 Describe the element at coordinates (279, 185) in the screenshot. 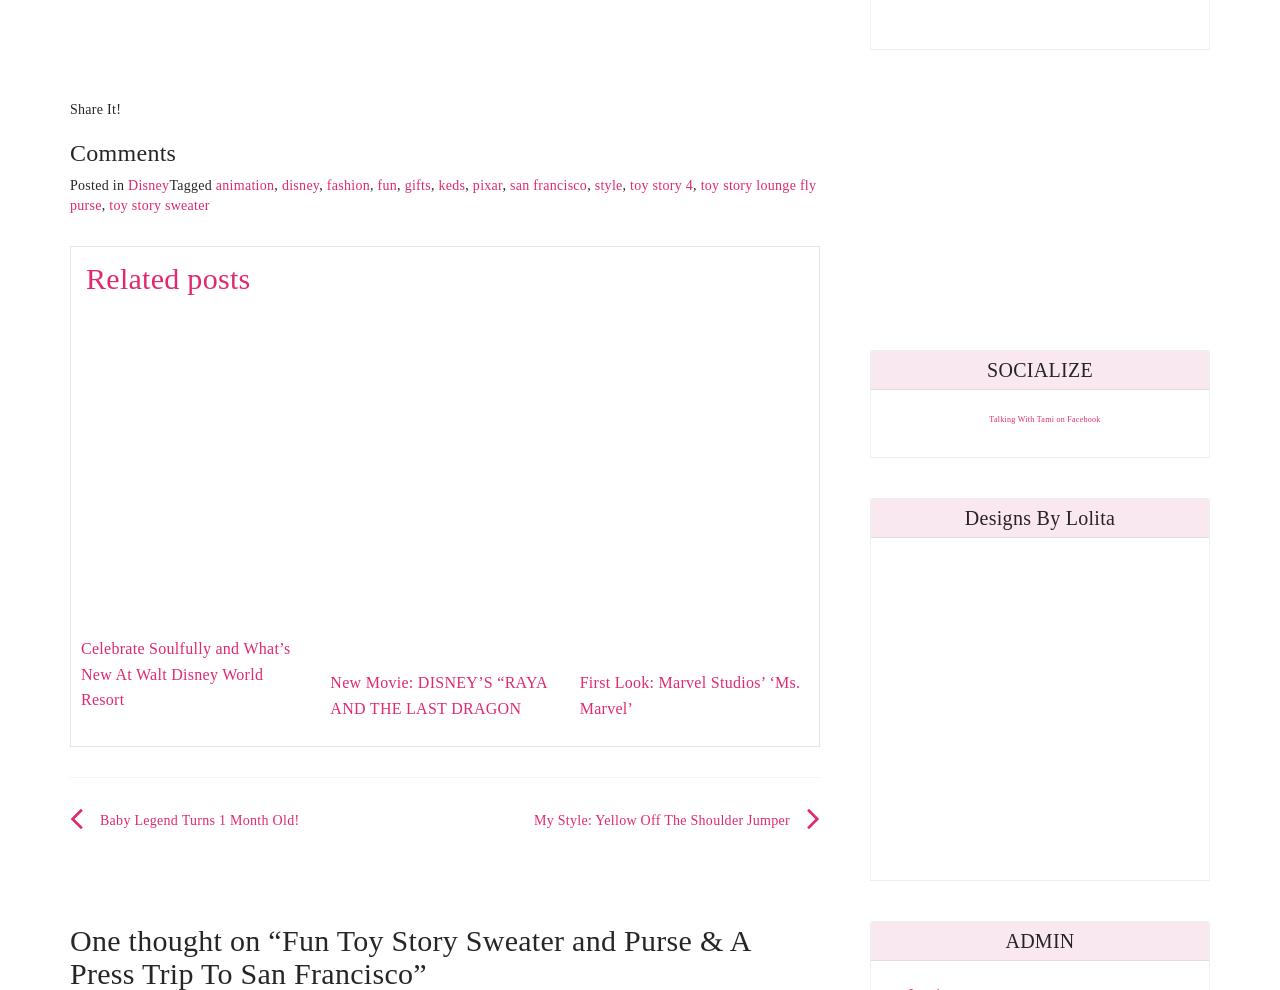

I see `'disney'` at that location.